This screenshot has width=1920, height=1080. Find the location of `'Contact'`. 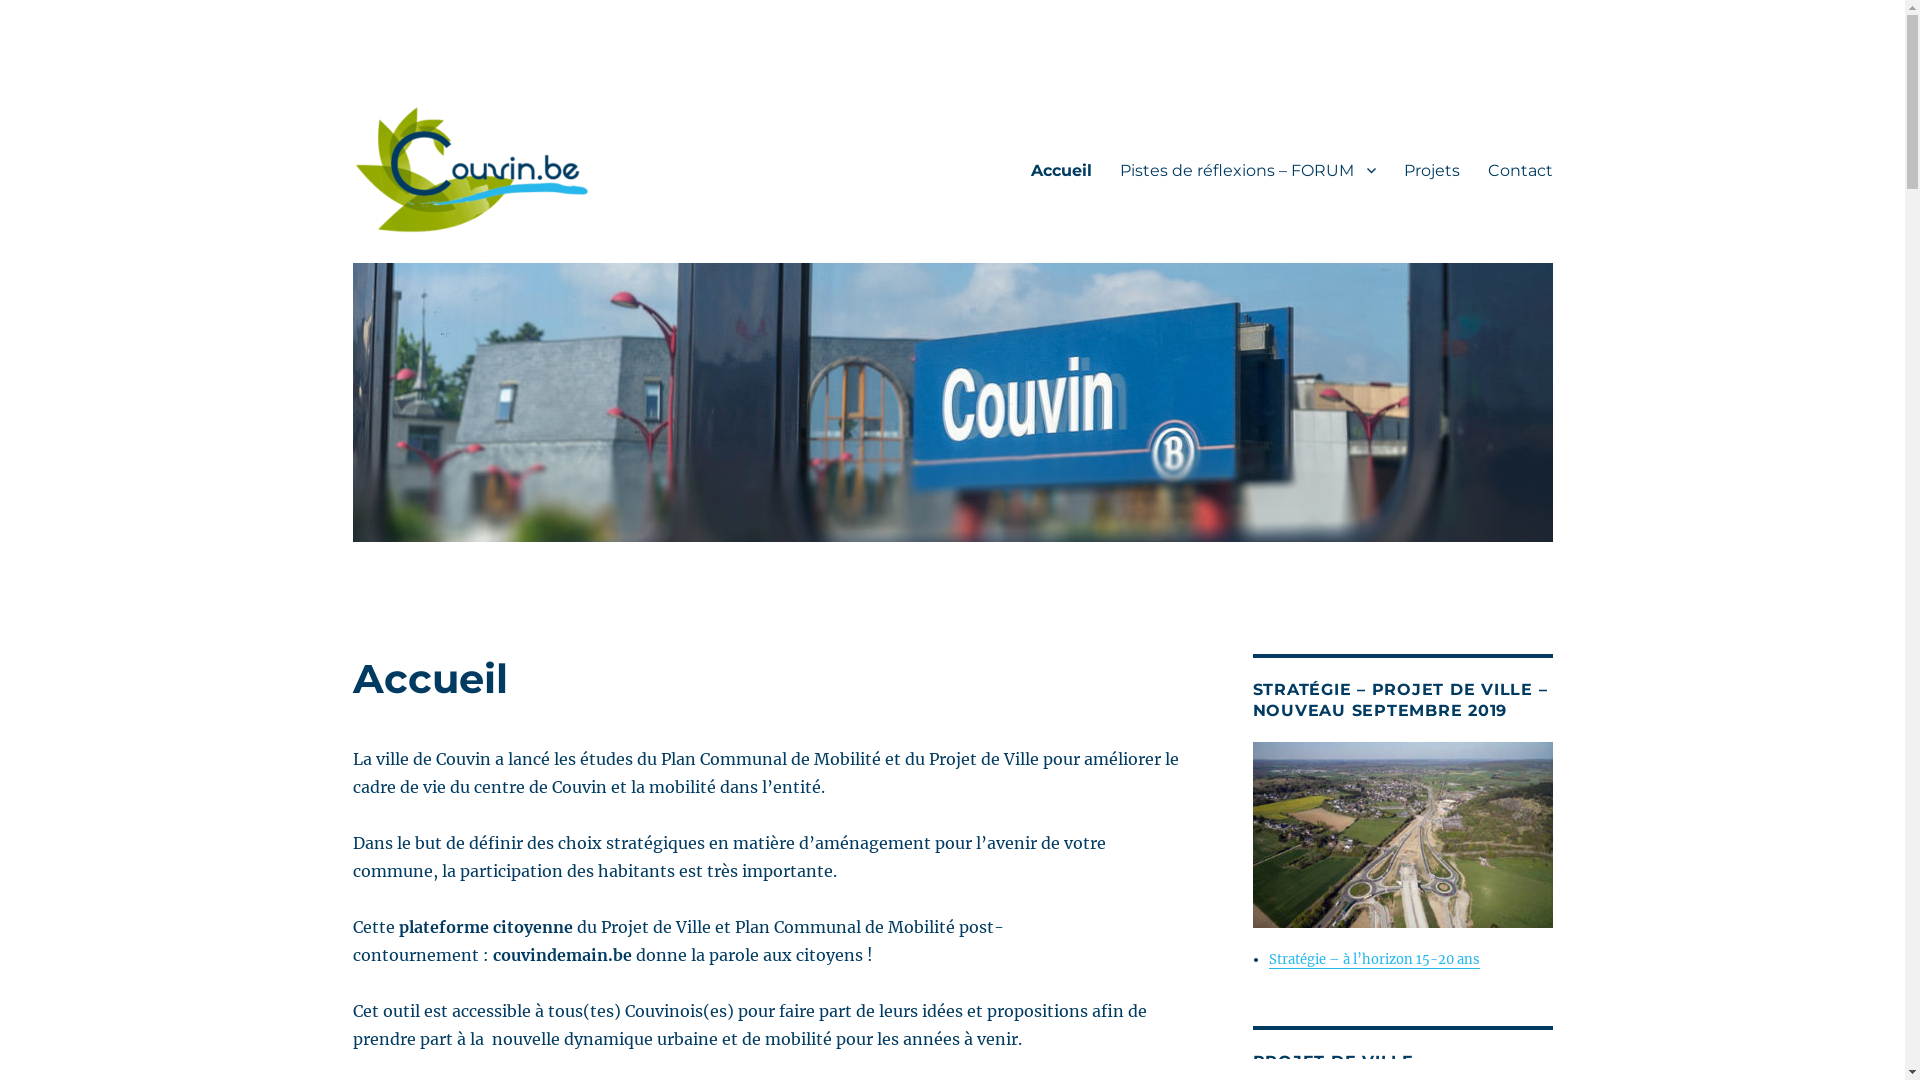

'Contact' is located at coordinates (1473, 168).